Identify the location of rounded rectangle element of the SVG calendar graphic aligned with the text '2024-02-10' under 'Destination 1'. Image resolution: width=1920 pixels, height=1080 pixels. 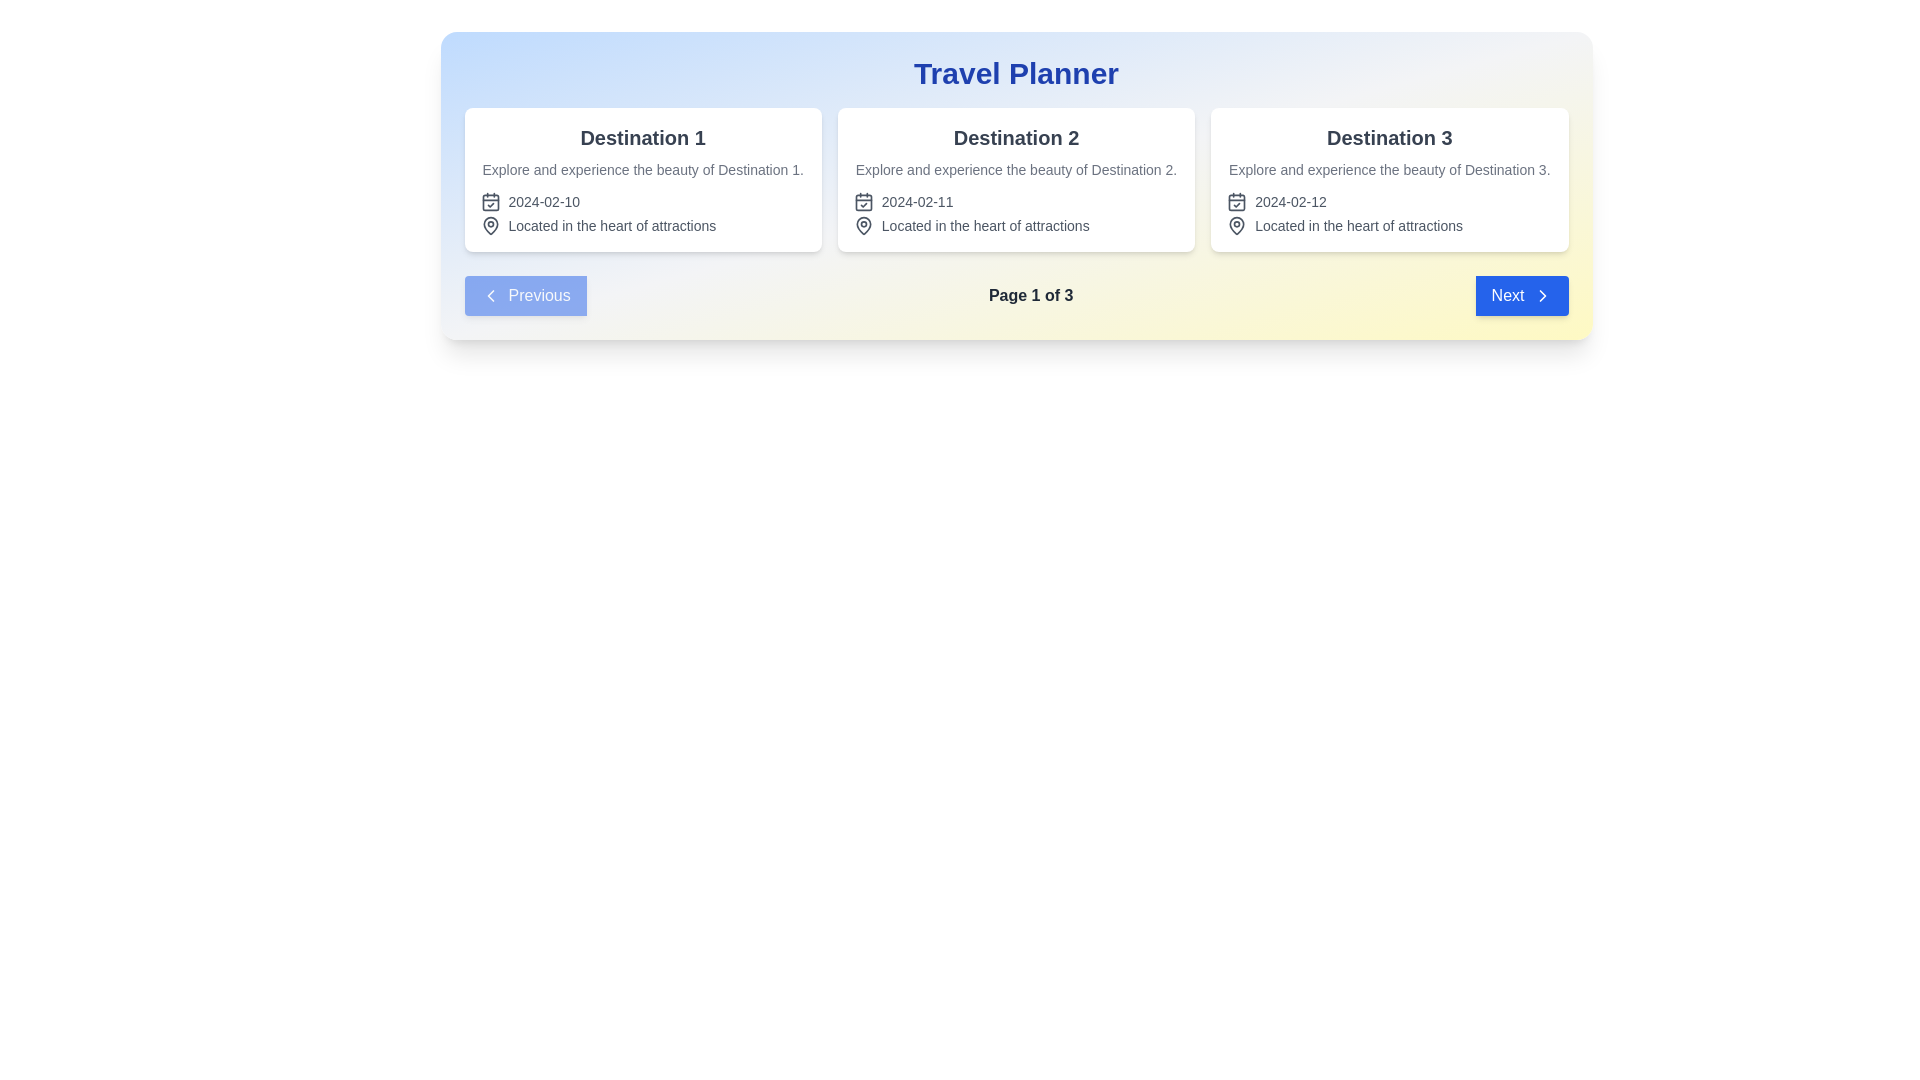
(490, 202).